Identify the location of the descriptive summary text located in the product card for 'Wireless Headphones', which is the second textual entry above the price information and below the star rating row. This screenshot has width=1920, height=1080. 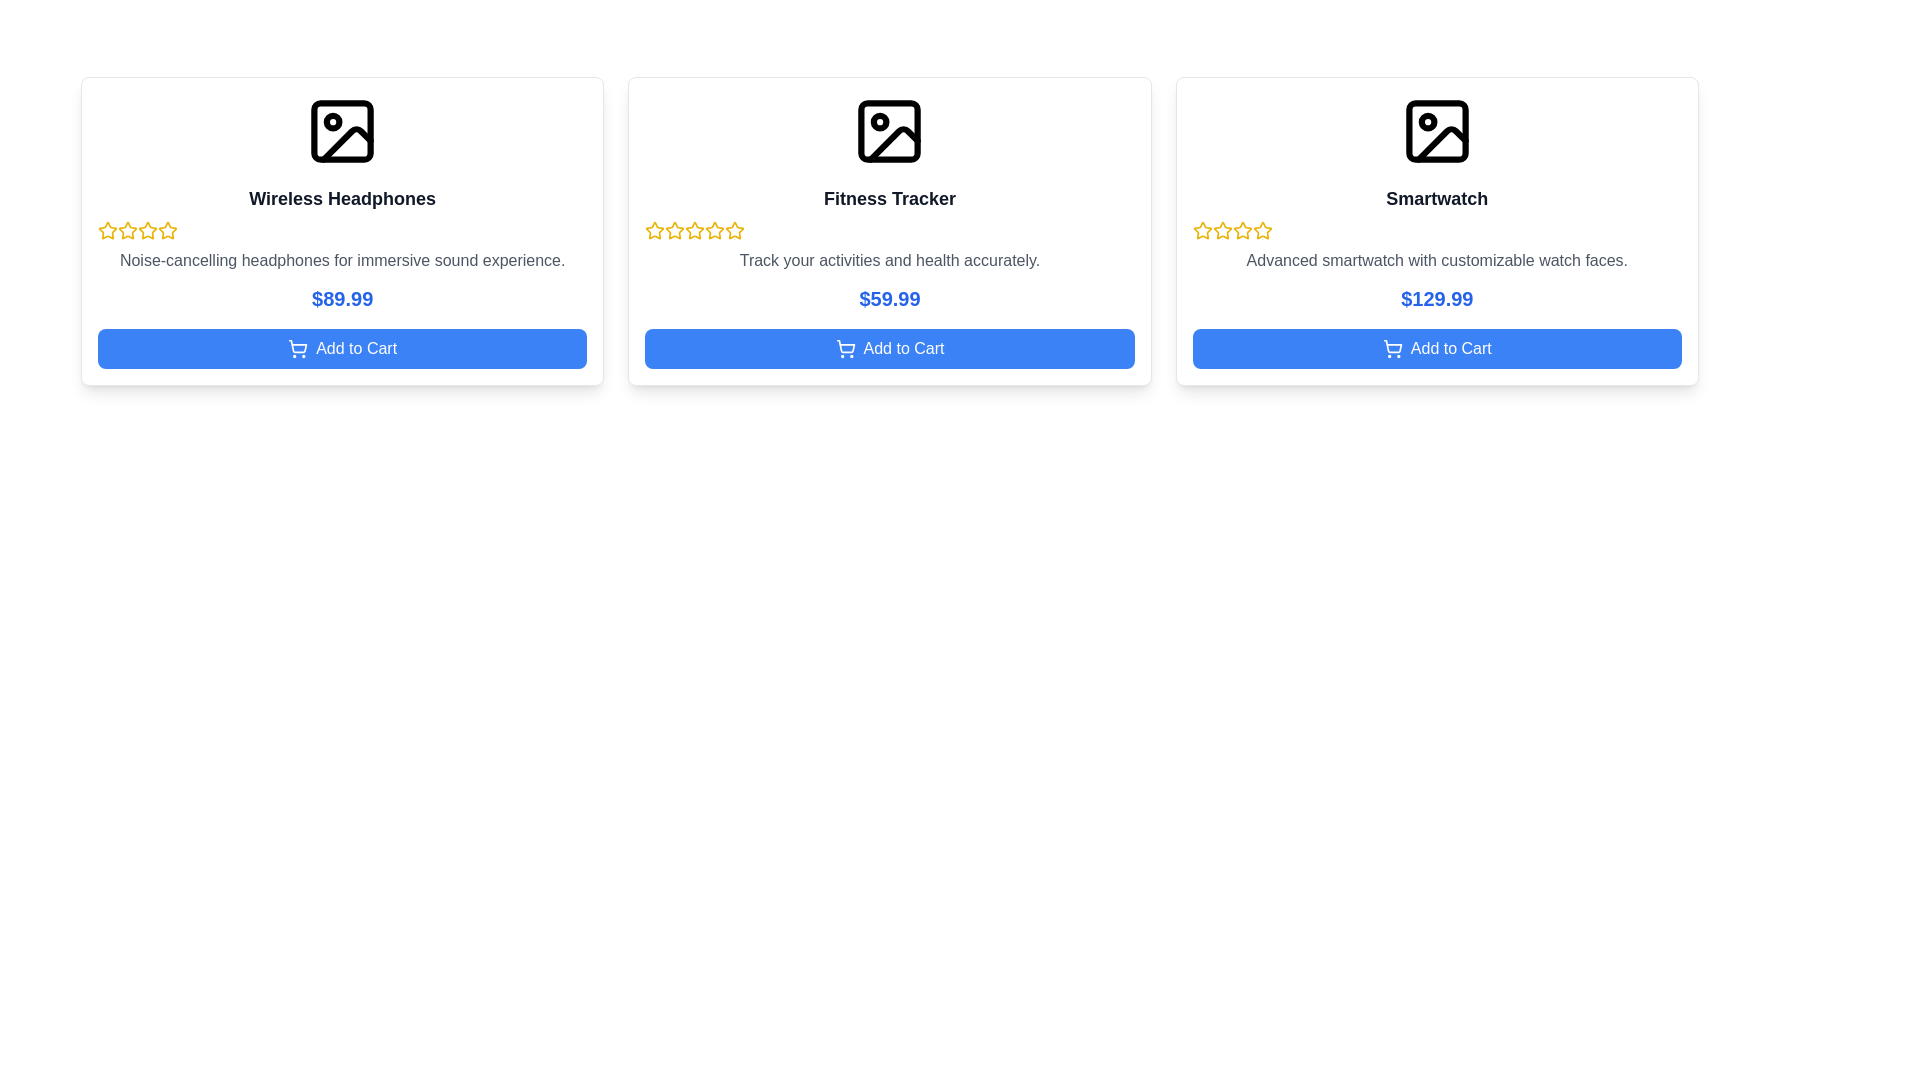
(342, 260).